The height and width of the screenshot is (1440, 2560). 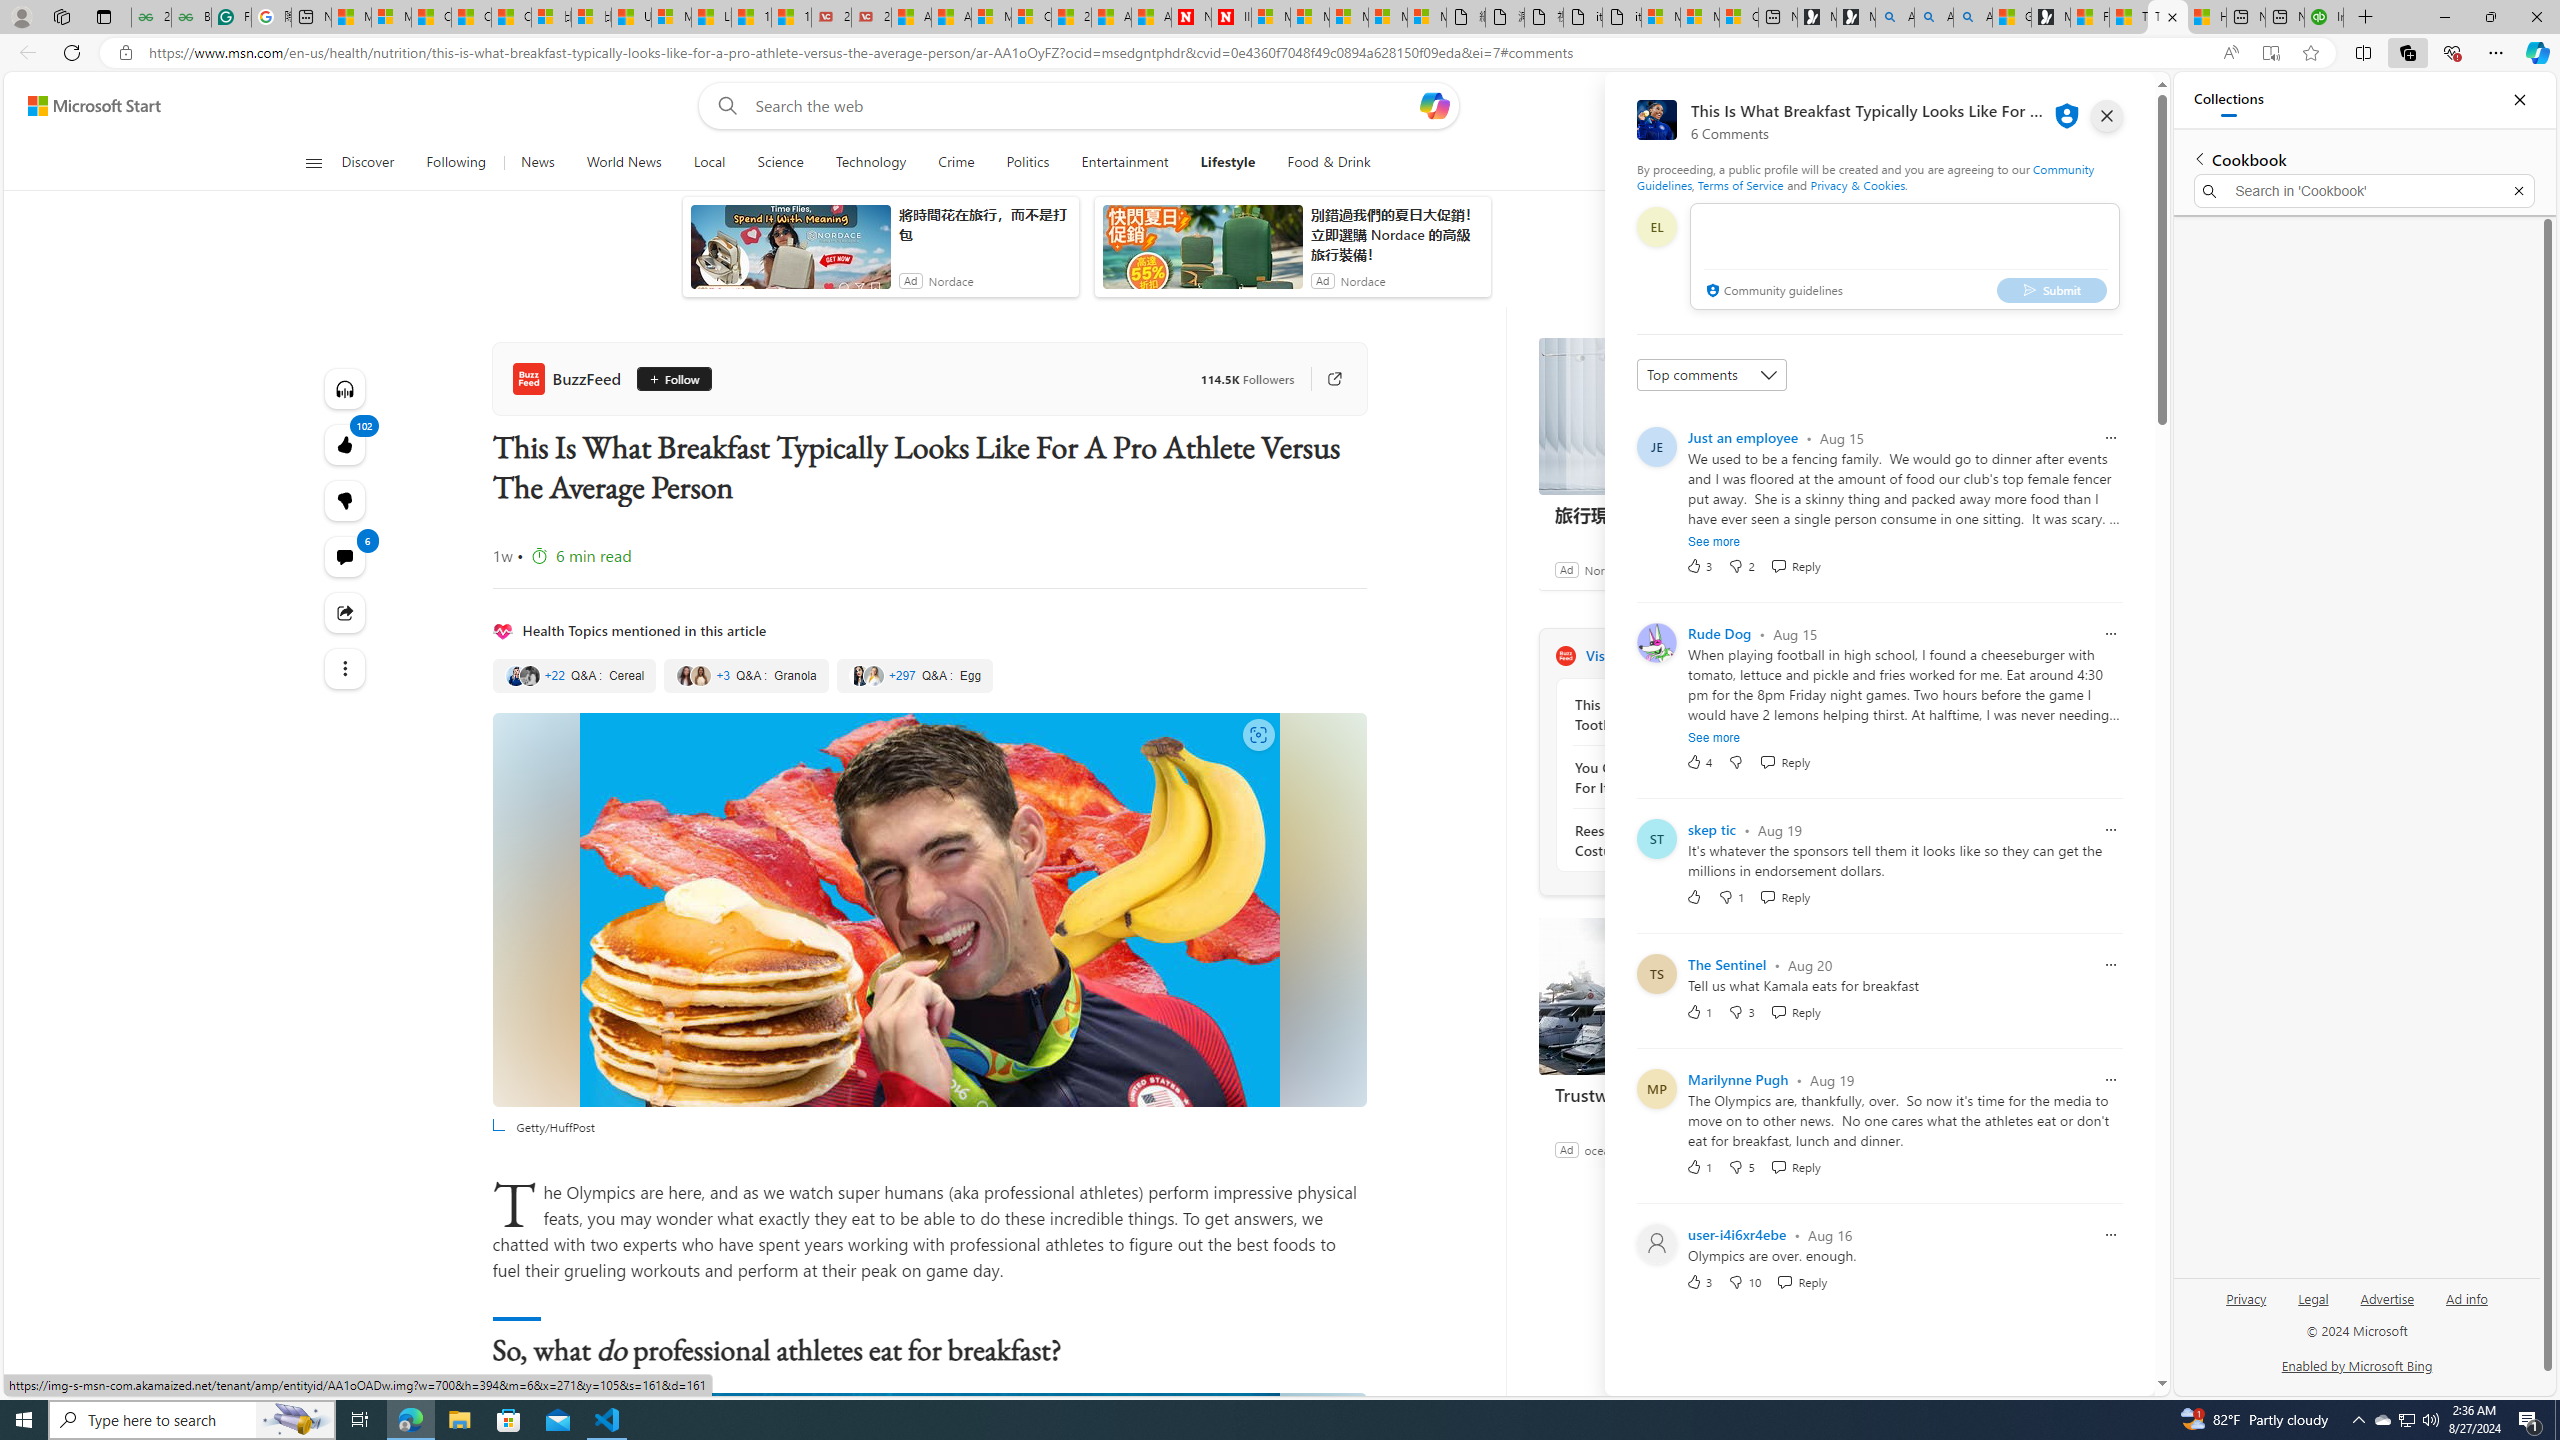 I want to click on 'Share this story', so click(x=345, y=612).